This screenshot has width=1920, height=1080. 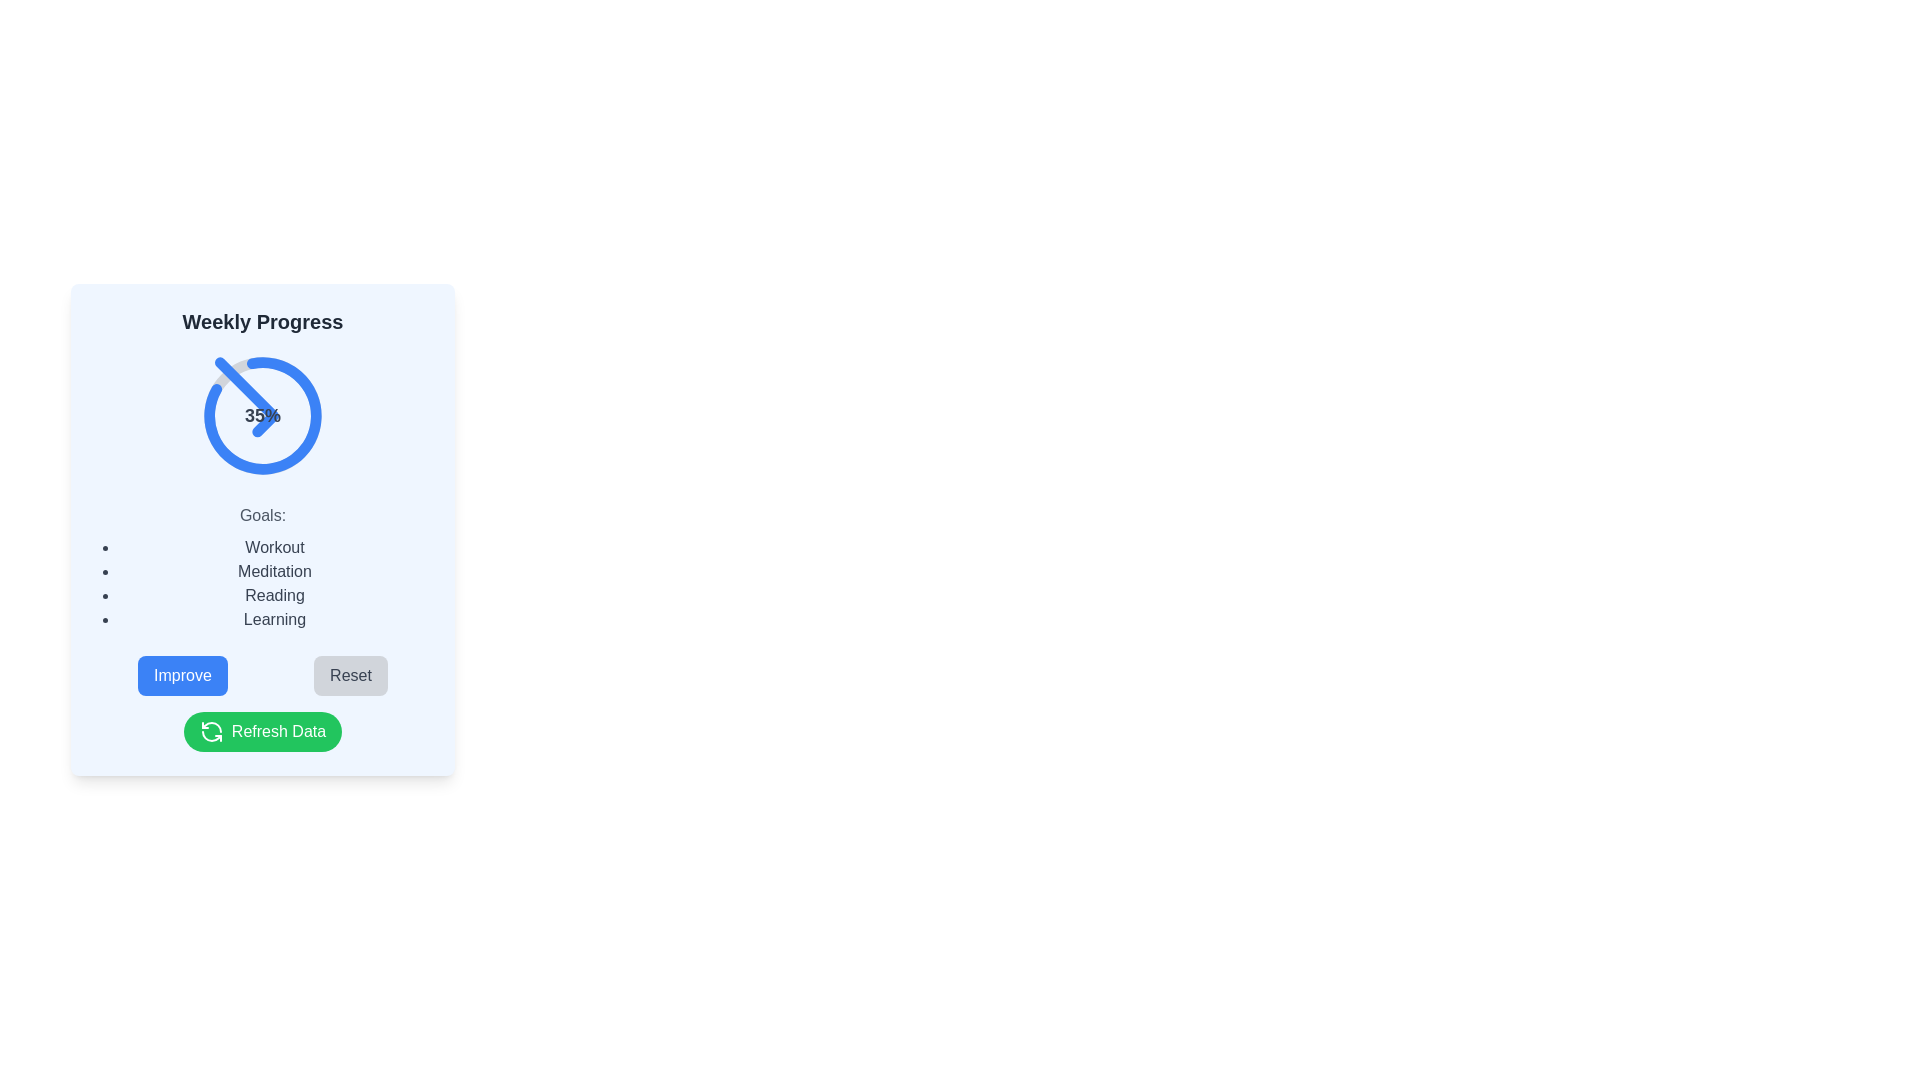 I want to click on the text label that serves as a heading for the list of goals, located above the bullet point list, so click(x=262, y=515).